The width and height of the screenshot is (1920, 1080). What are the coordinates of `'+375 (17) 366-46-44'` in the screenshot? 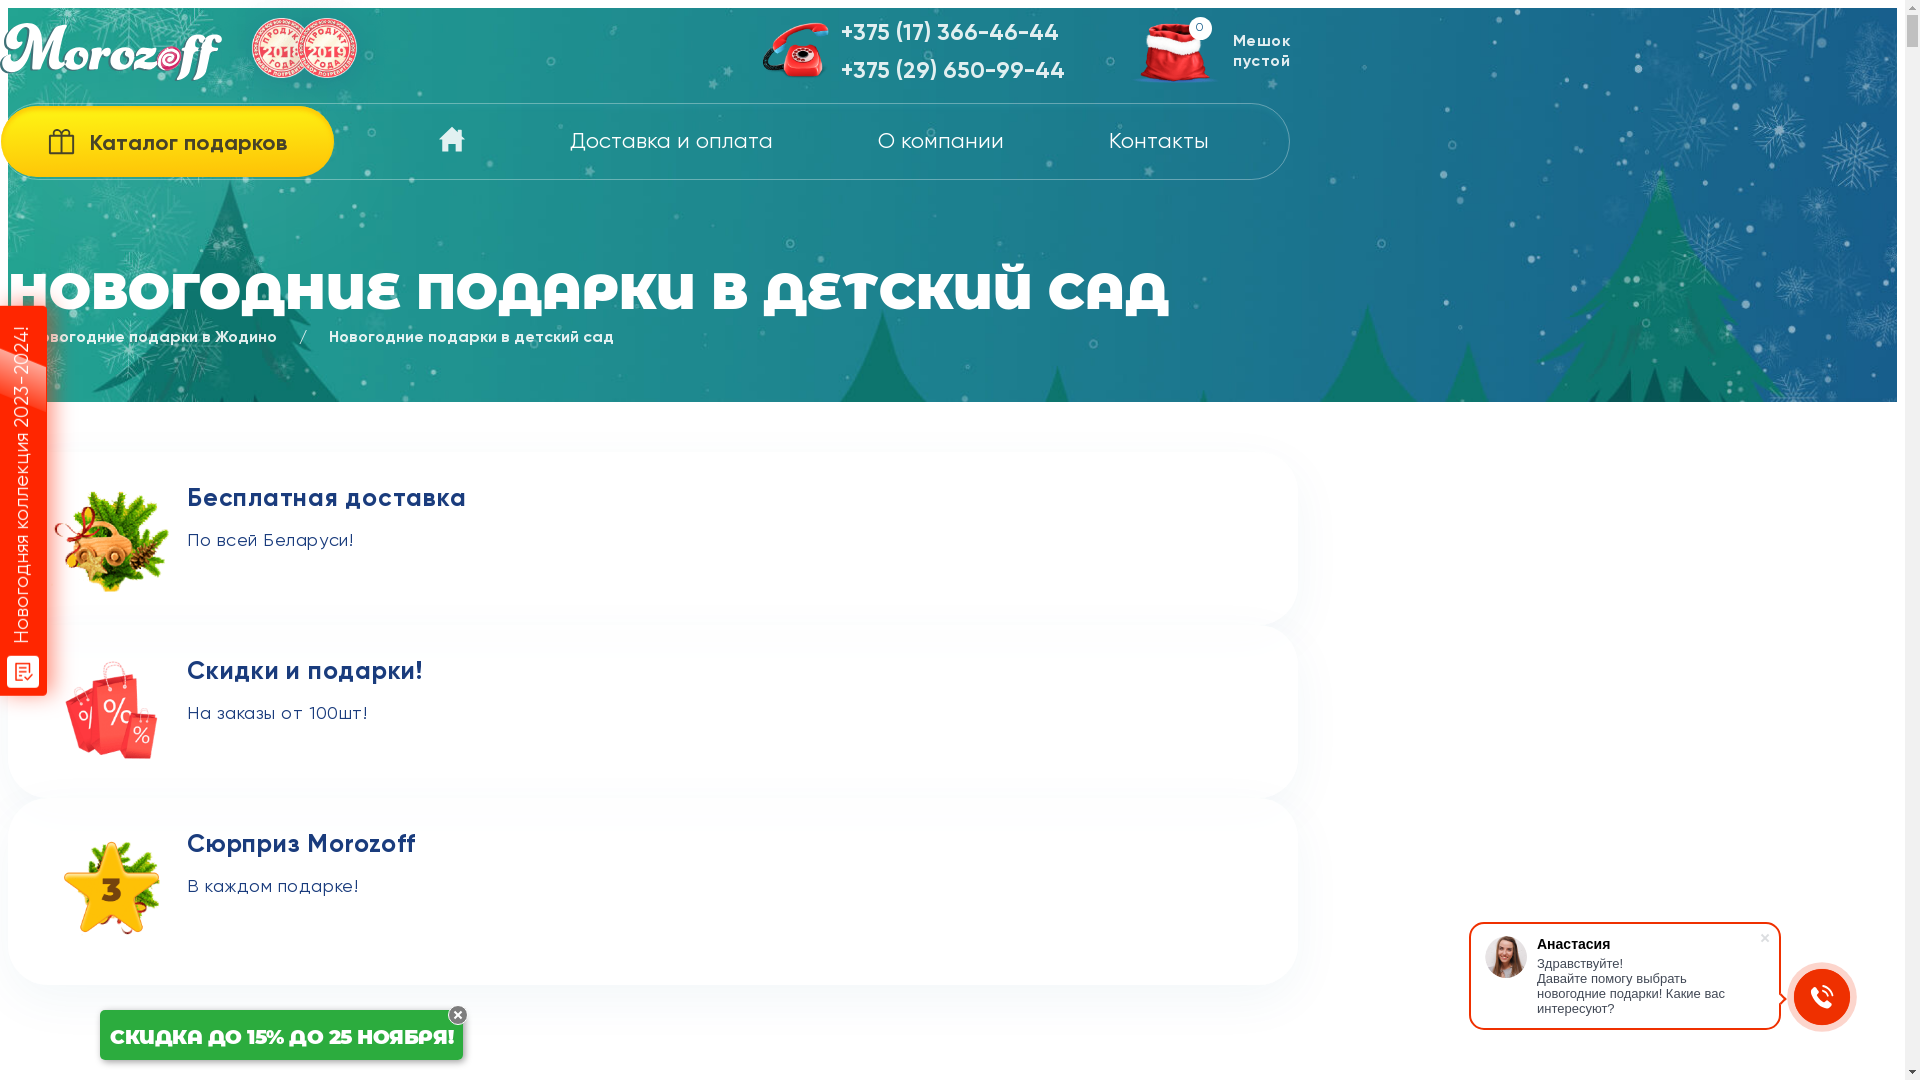 It's located at (952, 33).